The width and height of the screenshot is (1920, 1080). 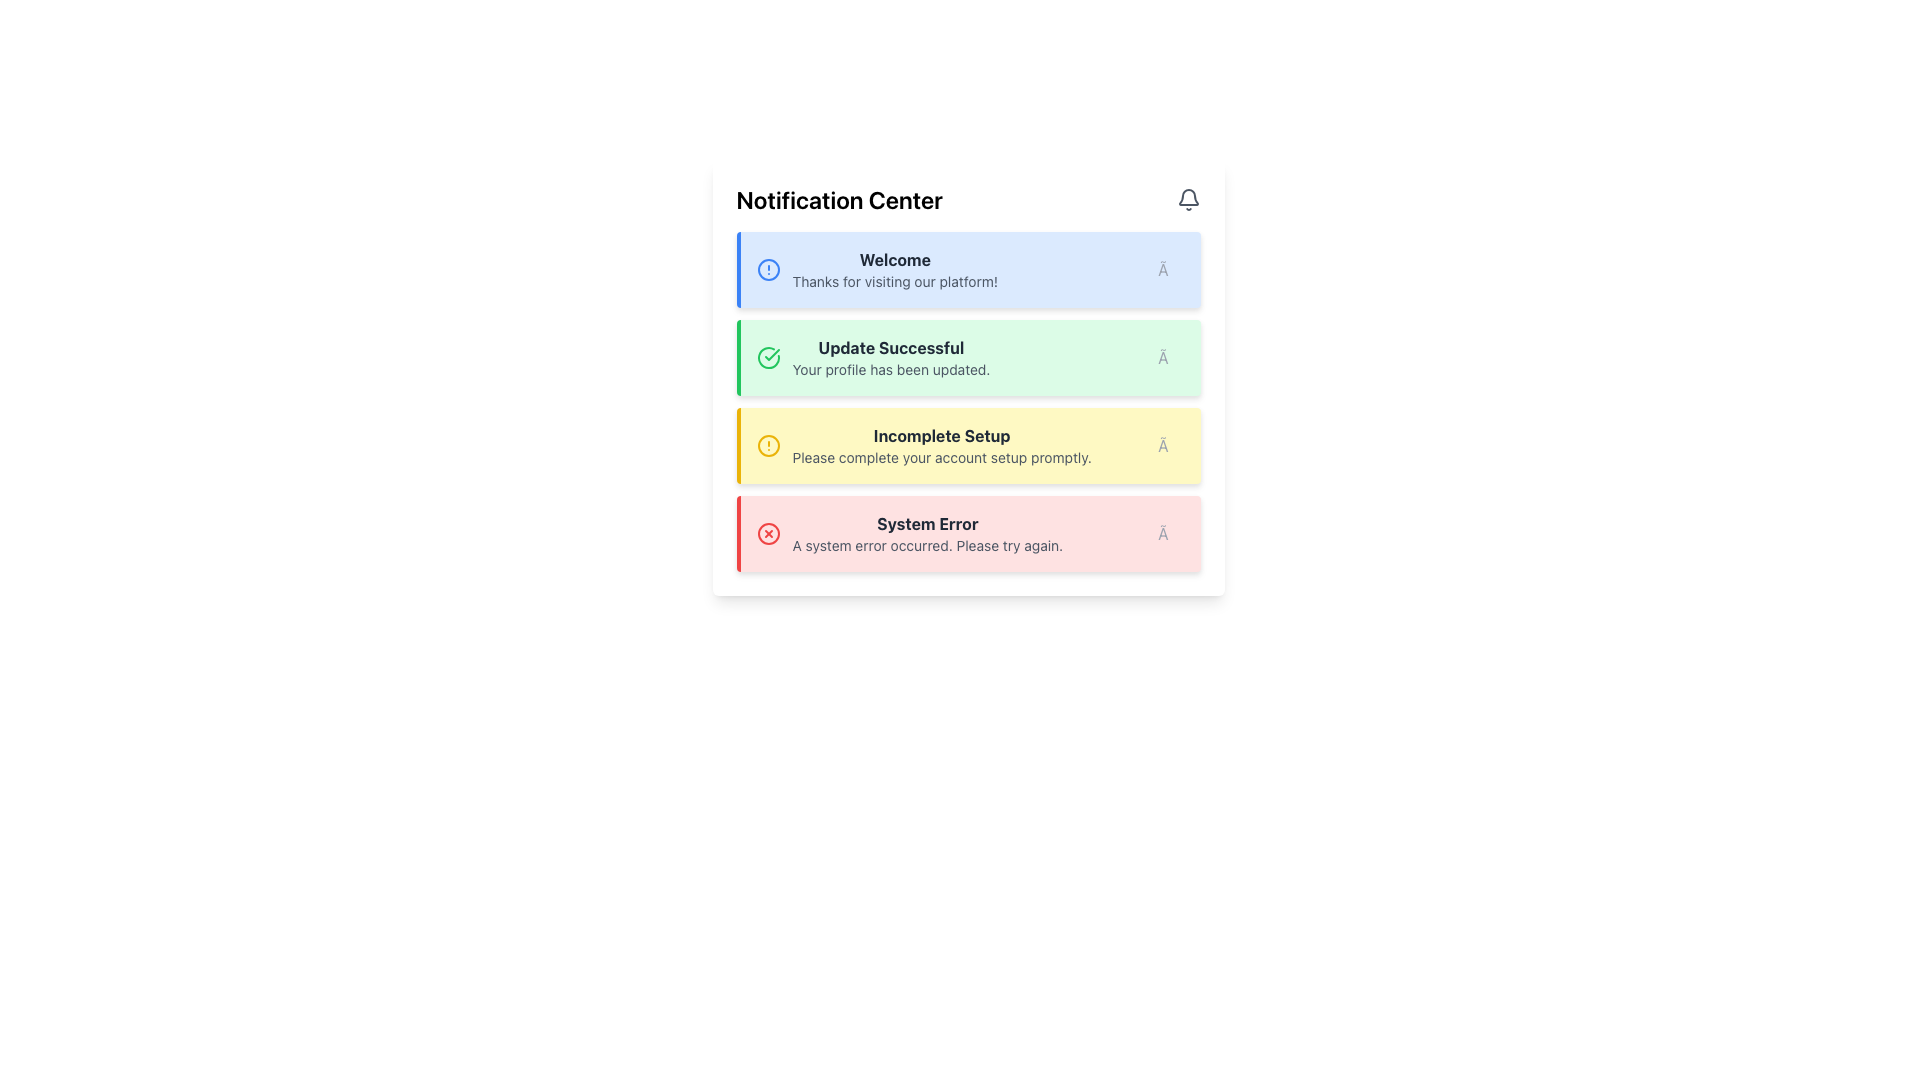 What do you see at coordinates (767, 445) in the screenshot?
I see `the innermost circle of the yellow alert icon in the 'Incomplete Setup' notification, which emphasizes the warning state` at bounding box center [767, 445].